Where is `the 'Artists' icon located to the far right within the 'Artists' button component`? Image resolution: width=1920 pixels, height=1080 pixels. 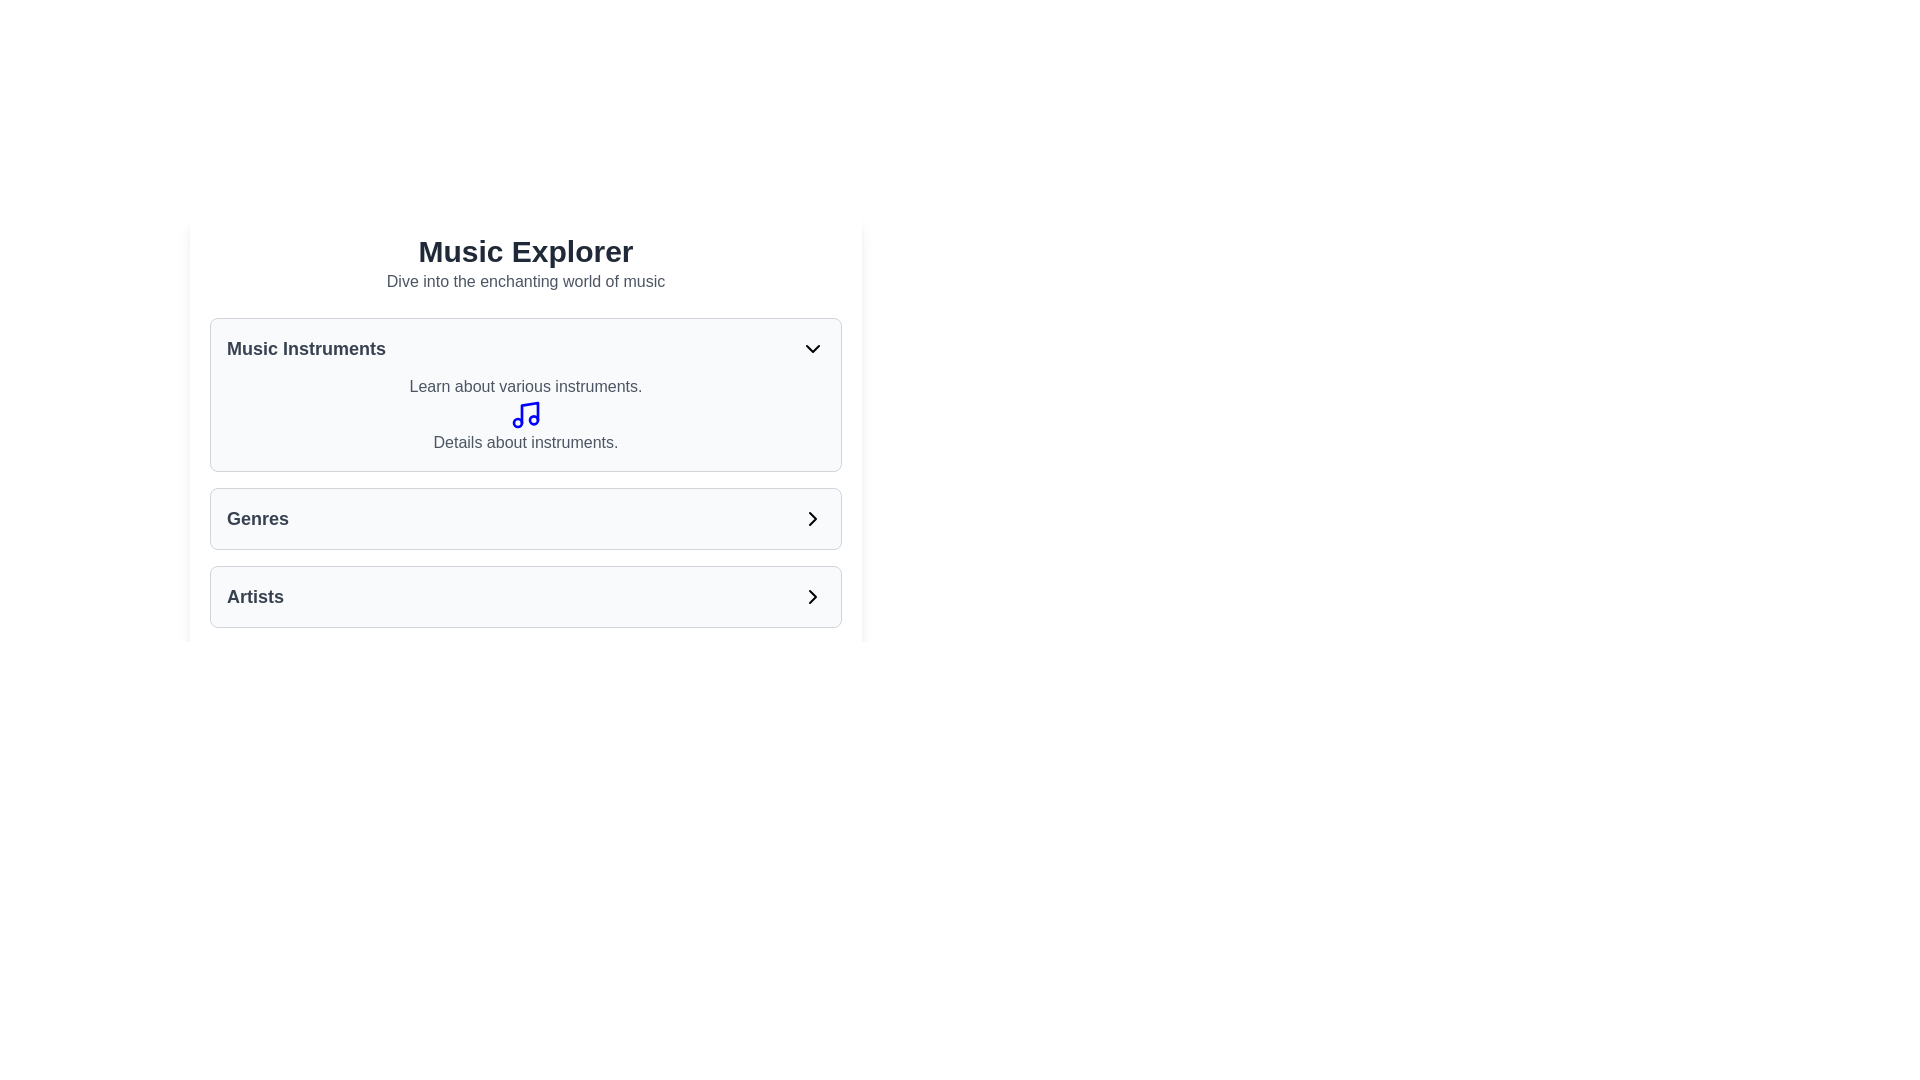
the 'Artists' icon located to the far right within the 'Artists' button component is located at coordinates (812, 596).